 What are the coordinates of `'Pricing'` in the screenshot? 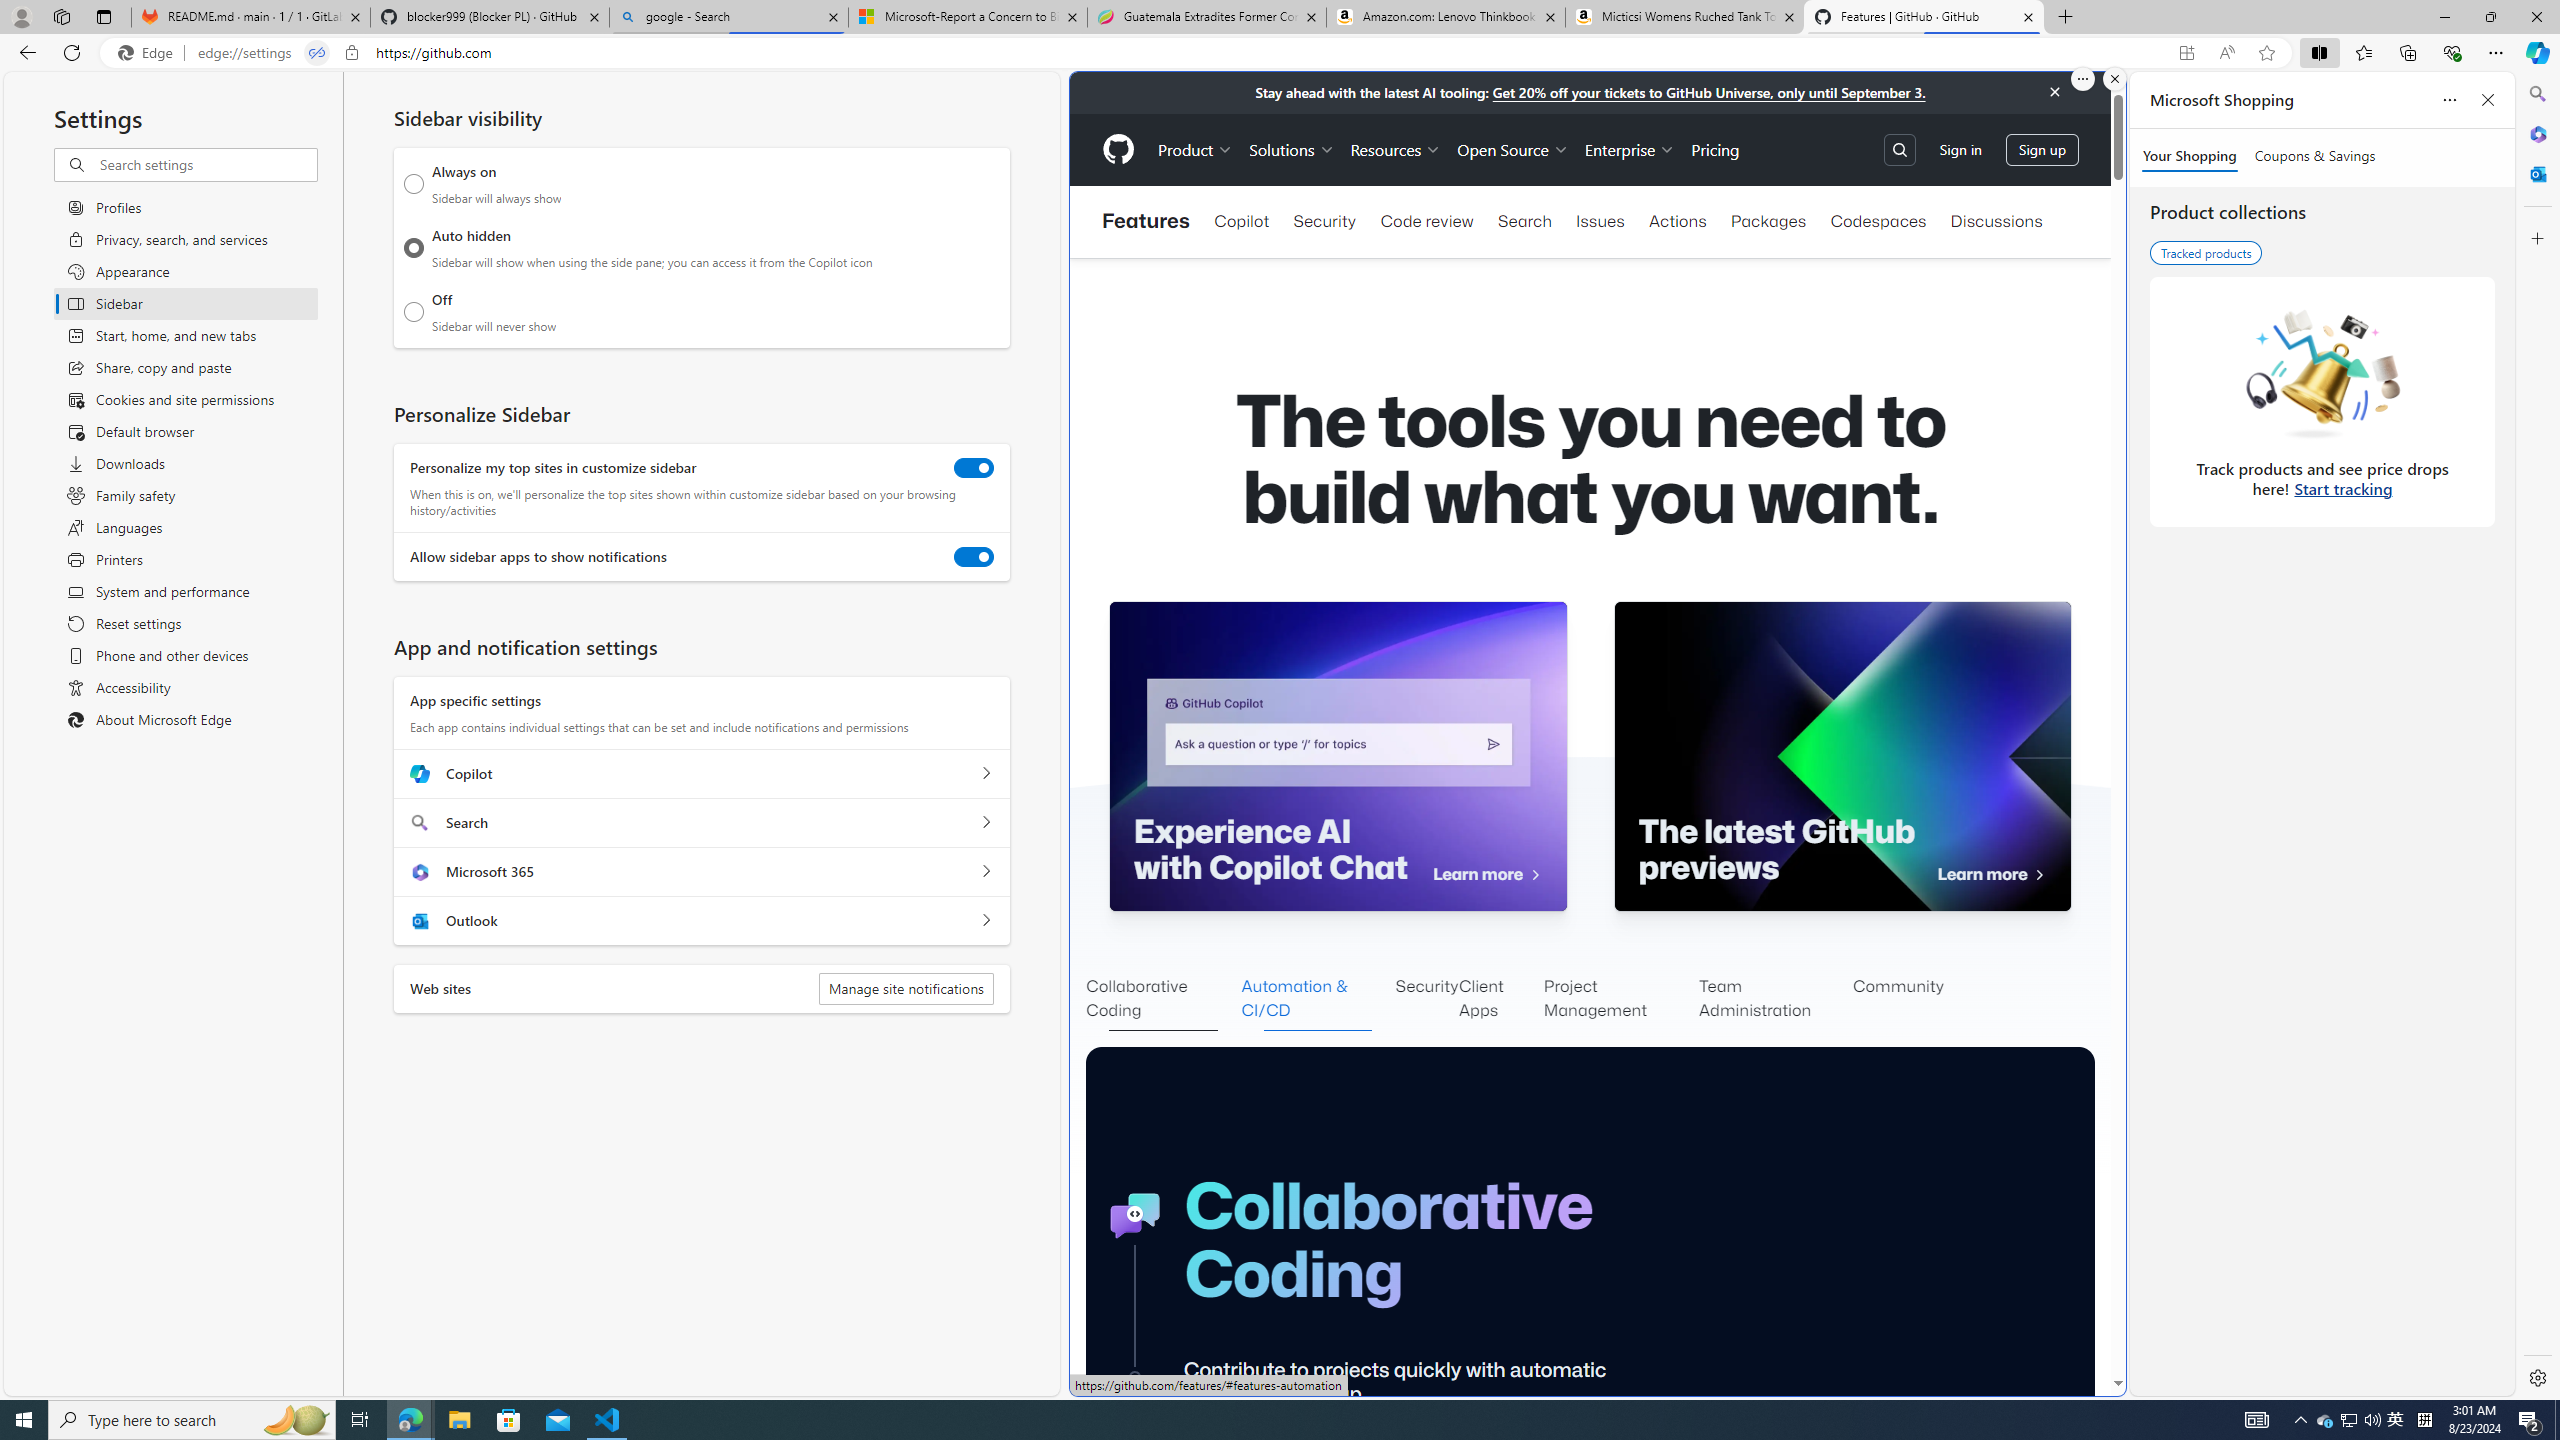 It's located at (1715, 149).